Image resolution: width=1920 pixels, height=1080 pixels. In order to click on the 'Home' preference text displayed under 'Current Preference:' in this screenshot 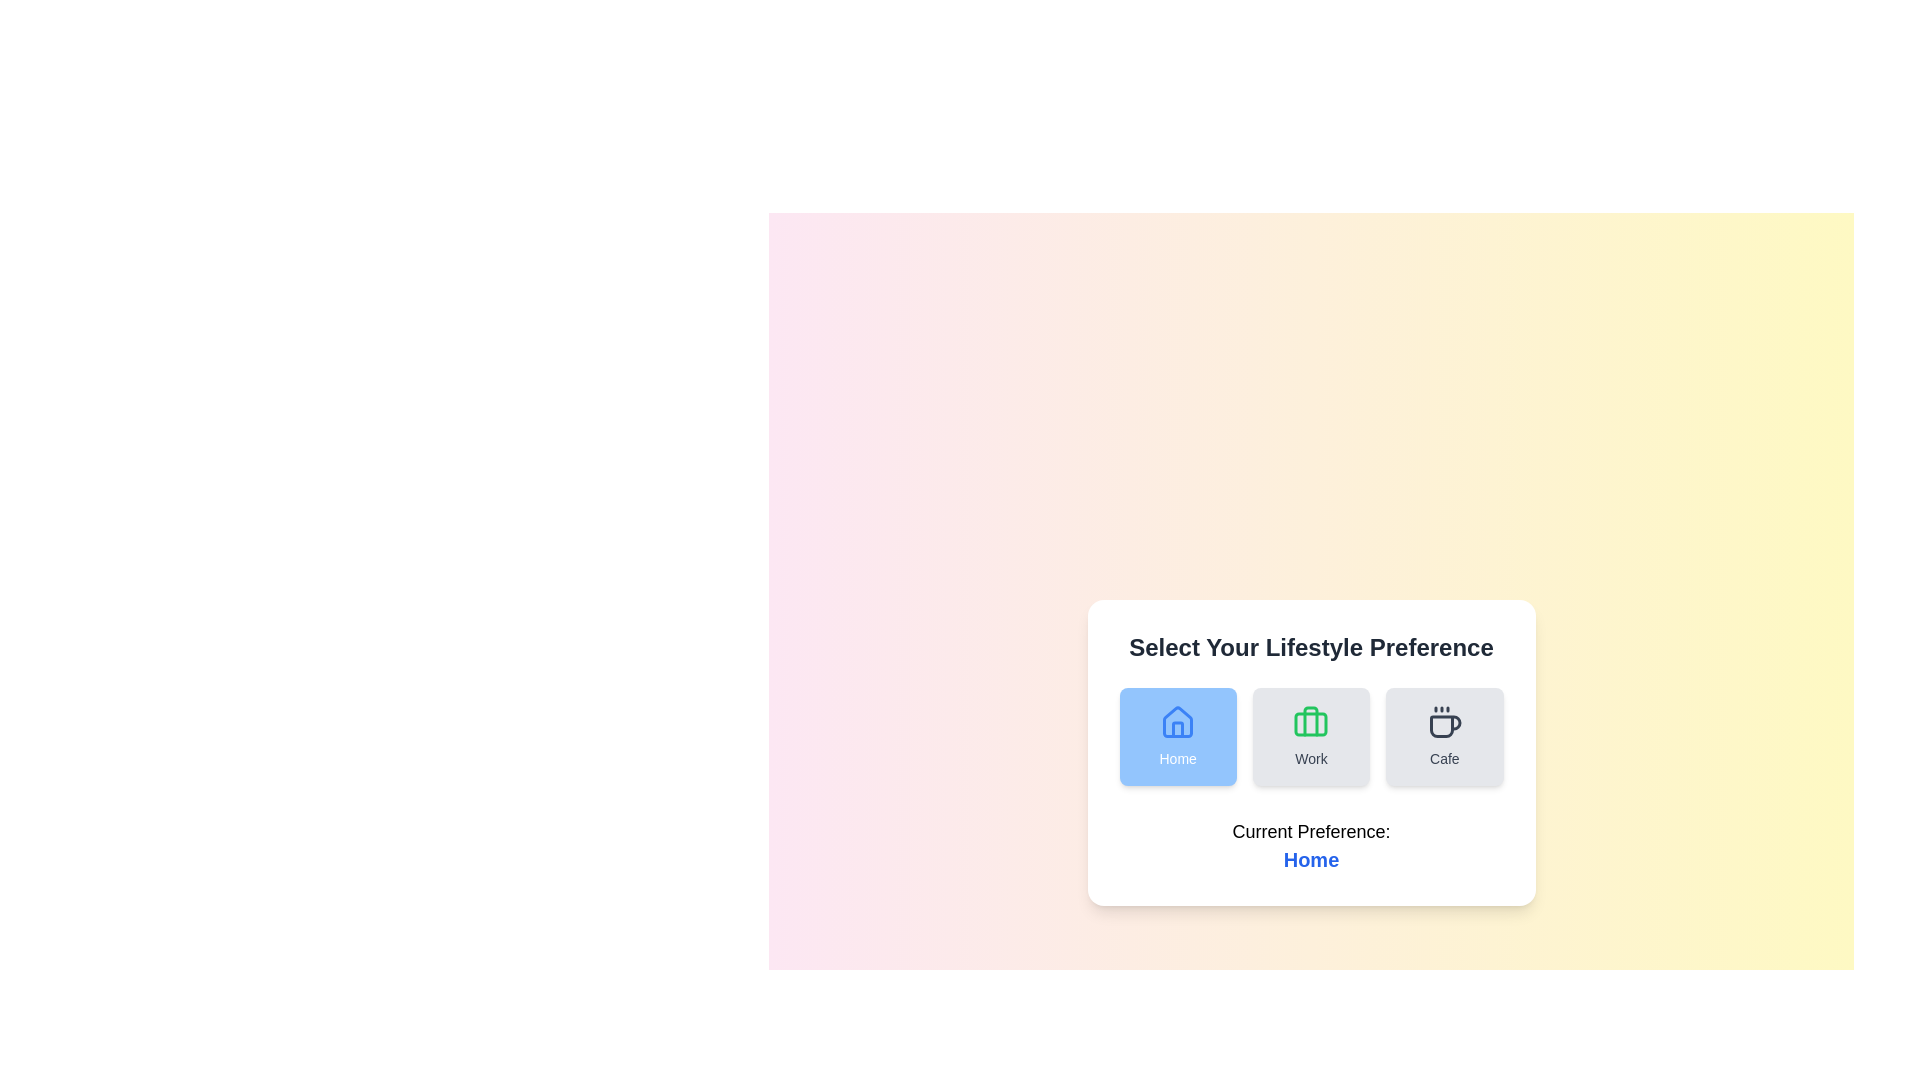, I will do `click(1311, 859)`.